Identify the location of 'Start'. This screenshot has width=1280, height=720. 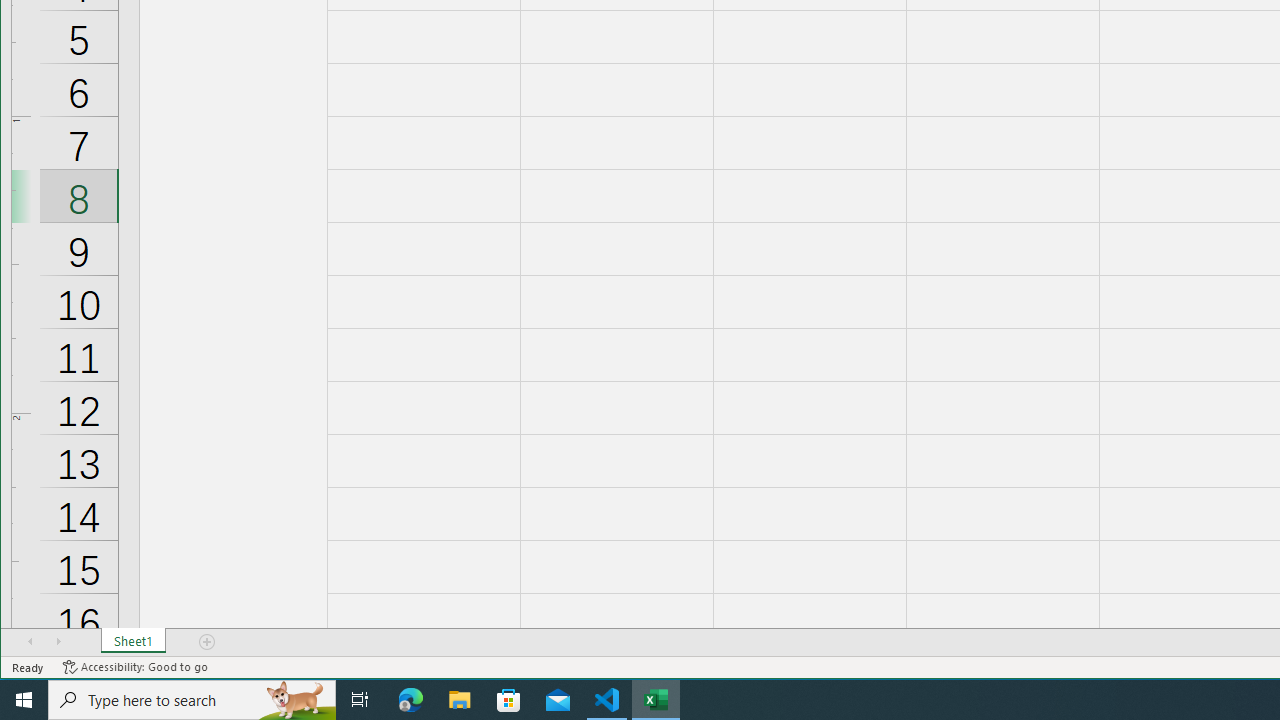
(24, 698).